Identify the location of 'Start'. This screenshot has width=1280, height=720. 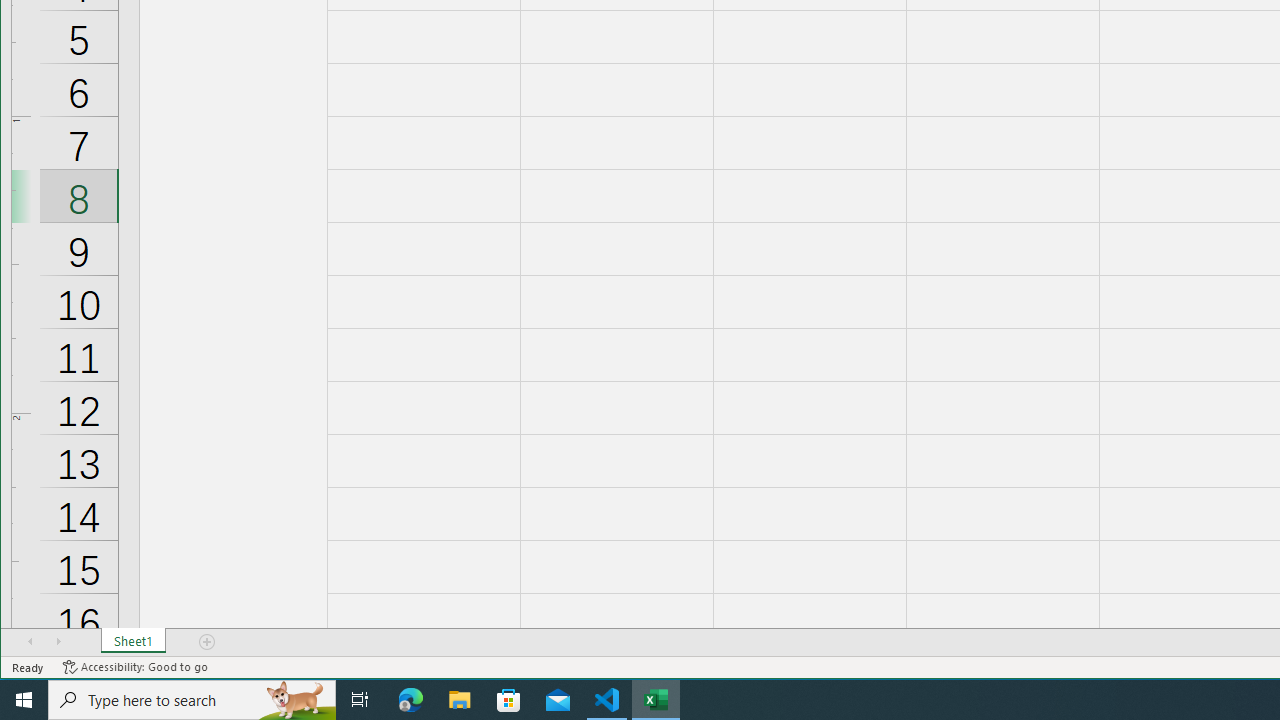
(24, 698).